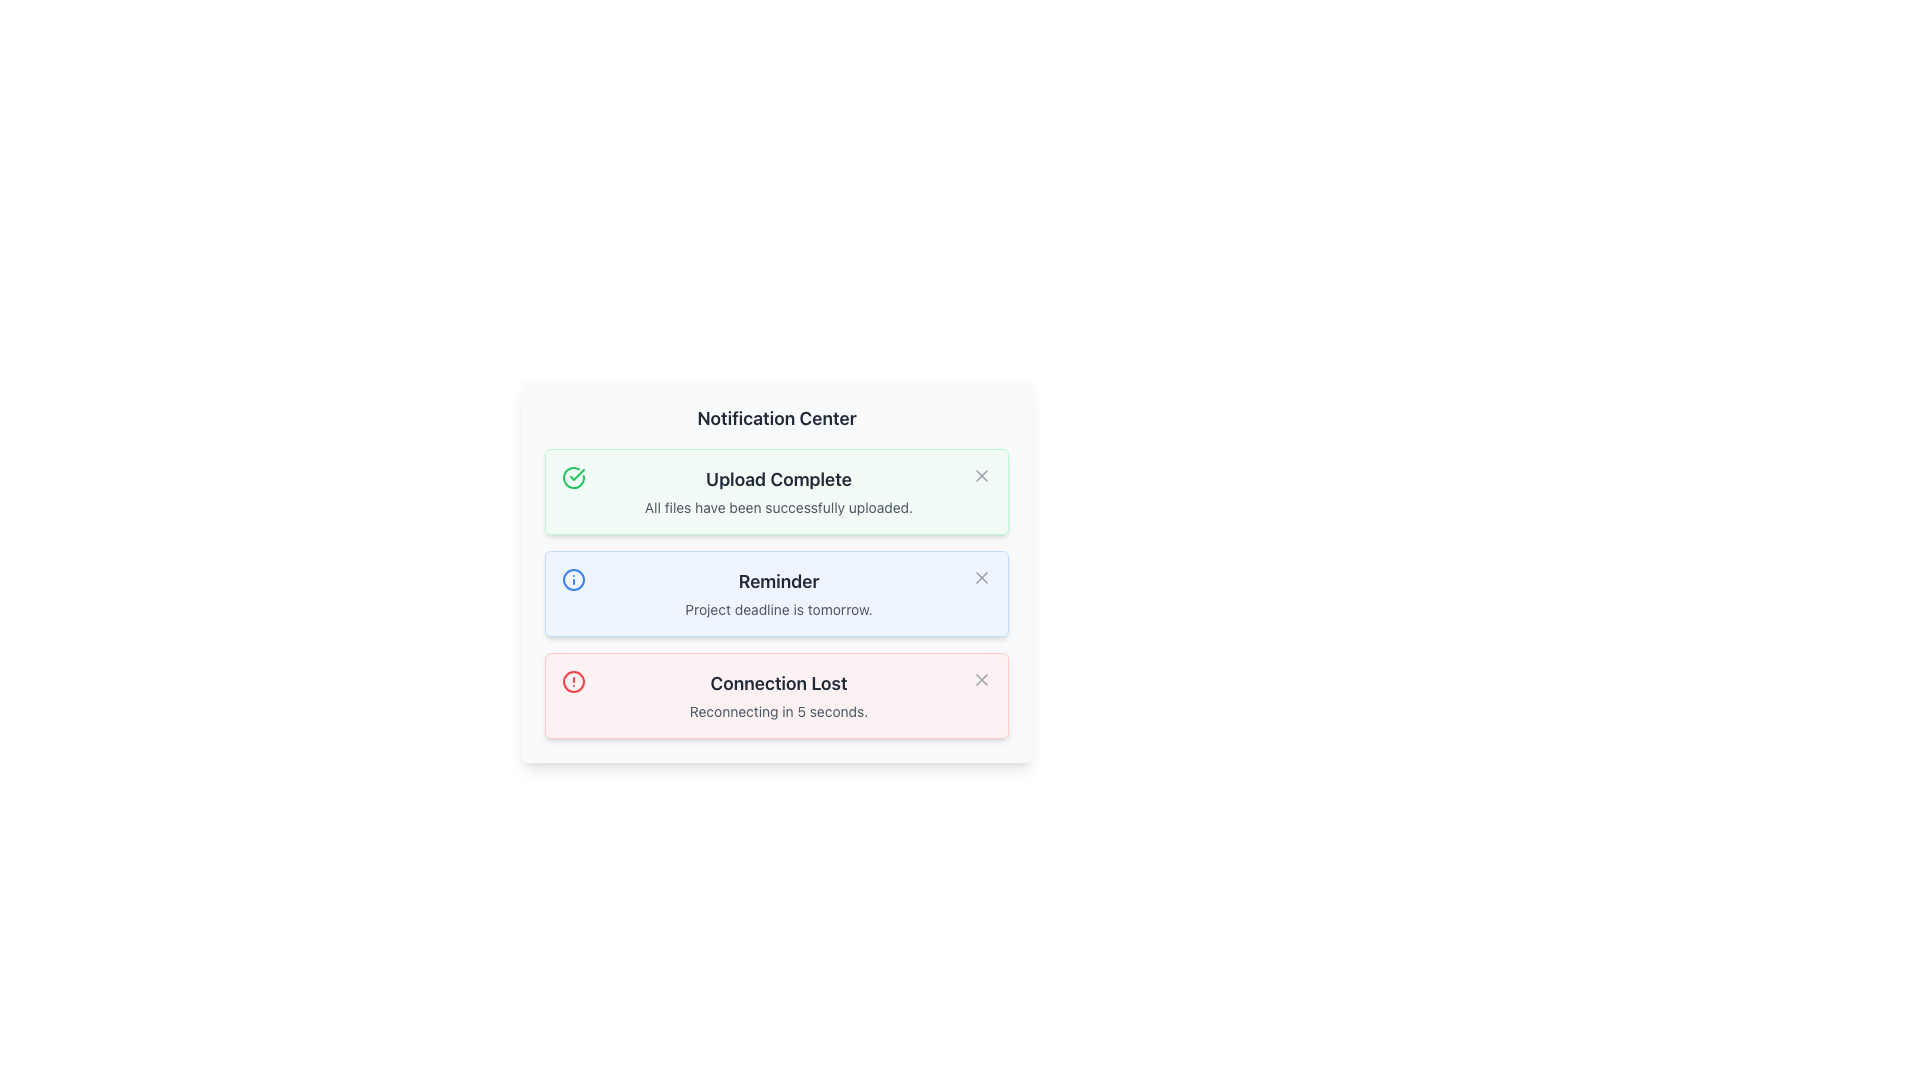 The image size is (1920, 1080). Describe the element at coordinates (777, 694) in the screenshot. I see `the third notification box that informs the user of a temporary loss of connection and presents an auto-reconnection countdown` at that location.